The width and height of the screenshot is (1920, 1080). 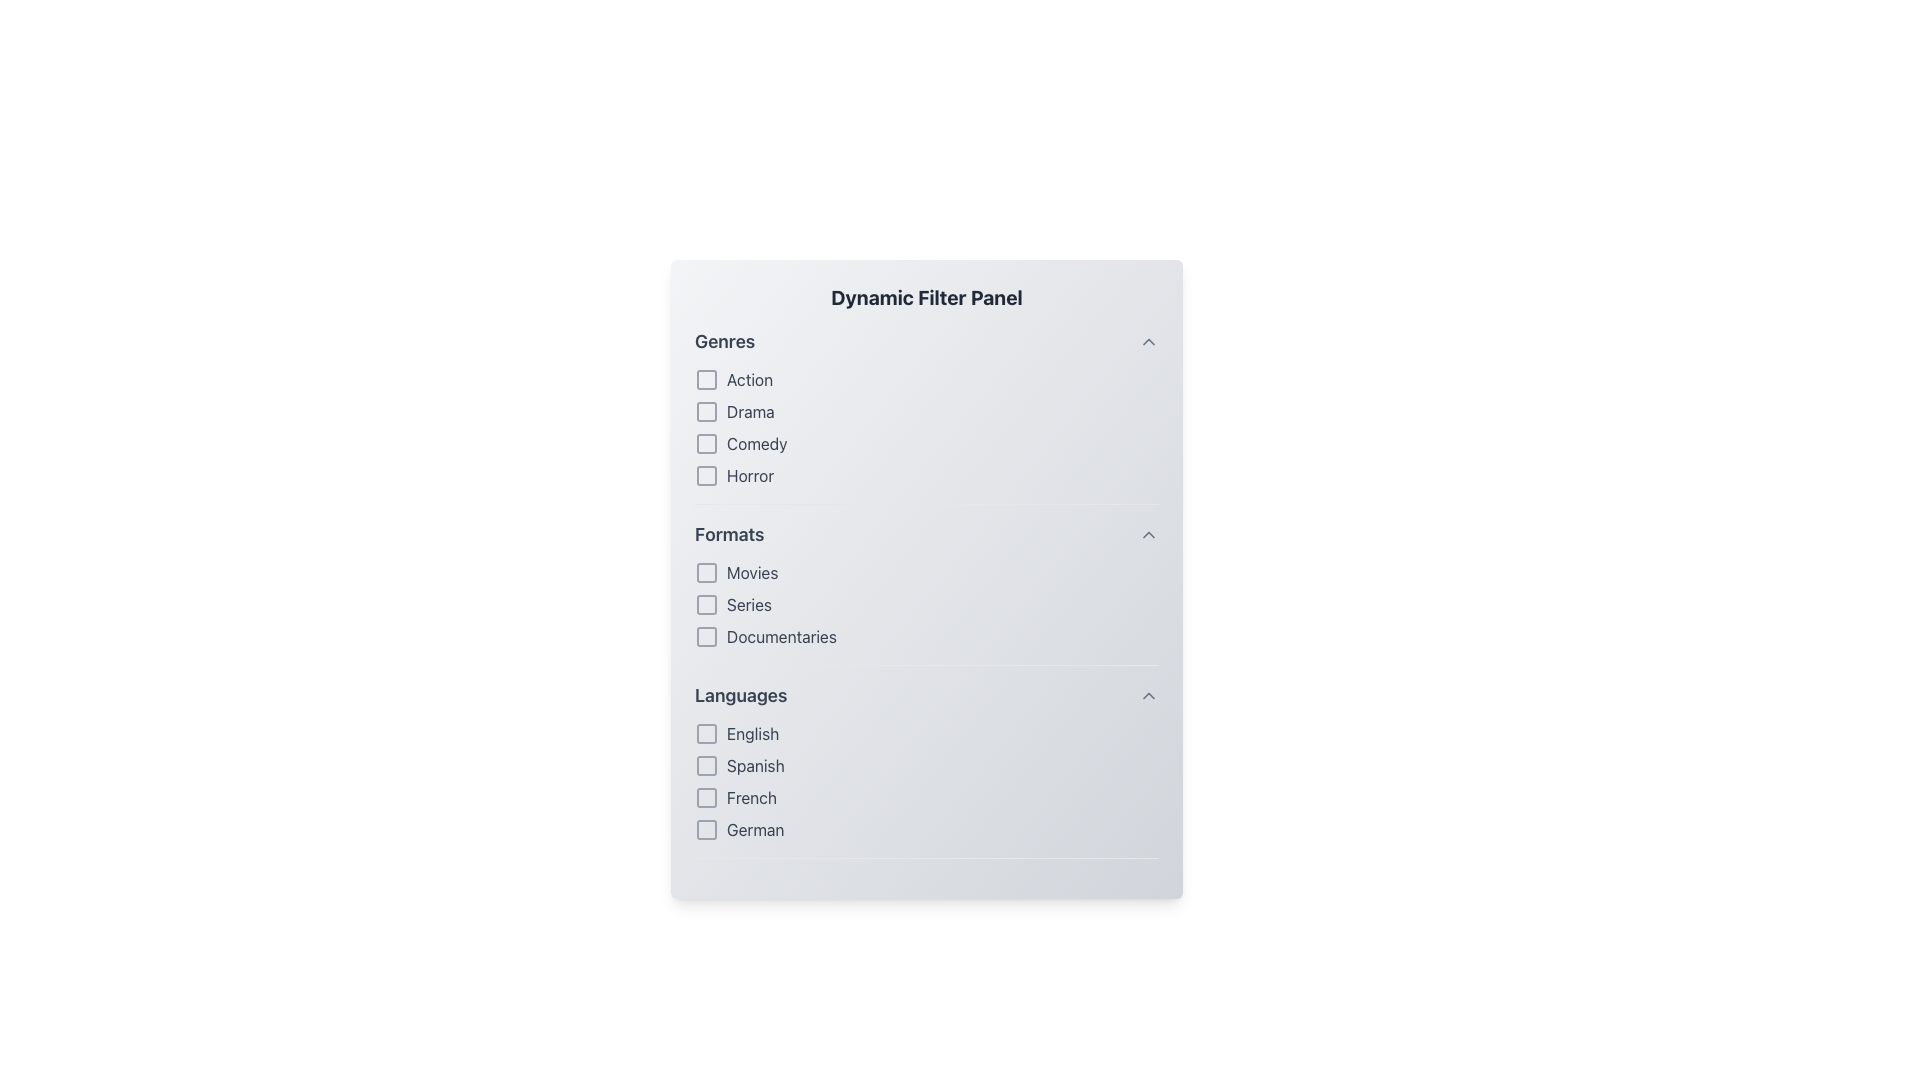 What do you see at coordinates (706, 797) in the screenshot?
I see `the checkbox next to the 'French' label` at bounding box center [706, 797].